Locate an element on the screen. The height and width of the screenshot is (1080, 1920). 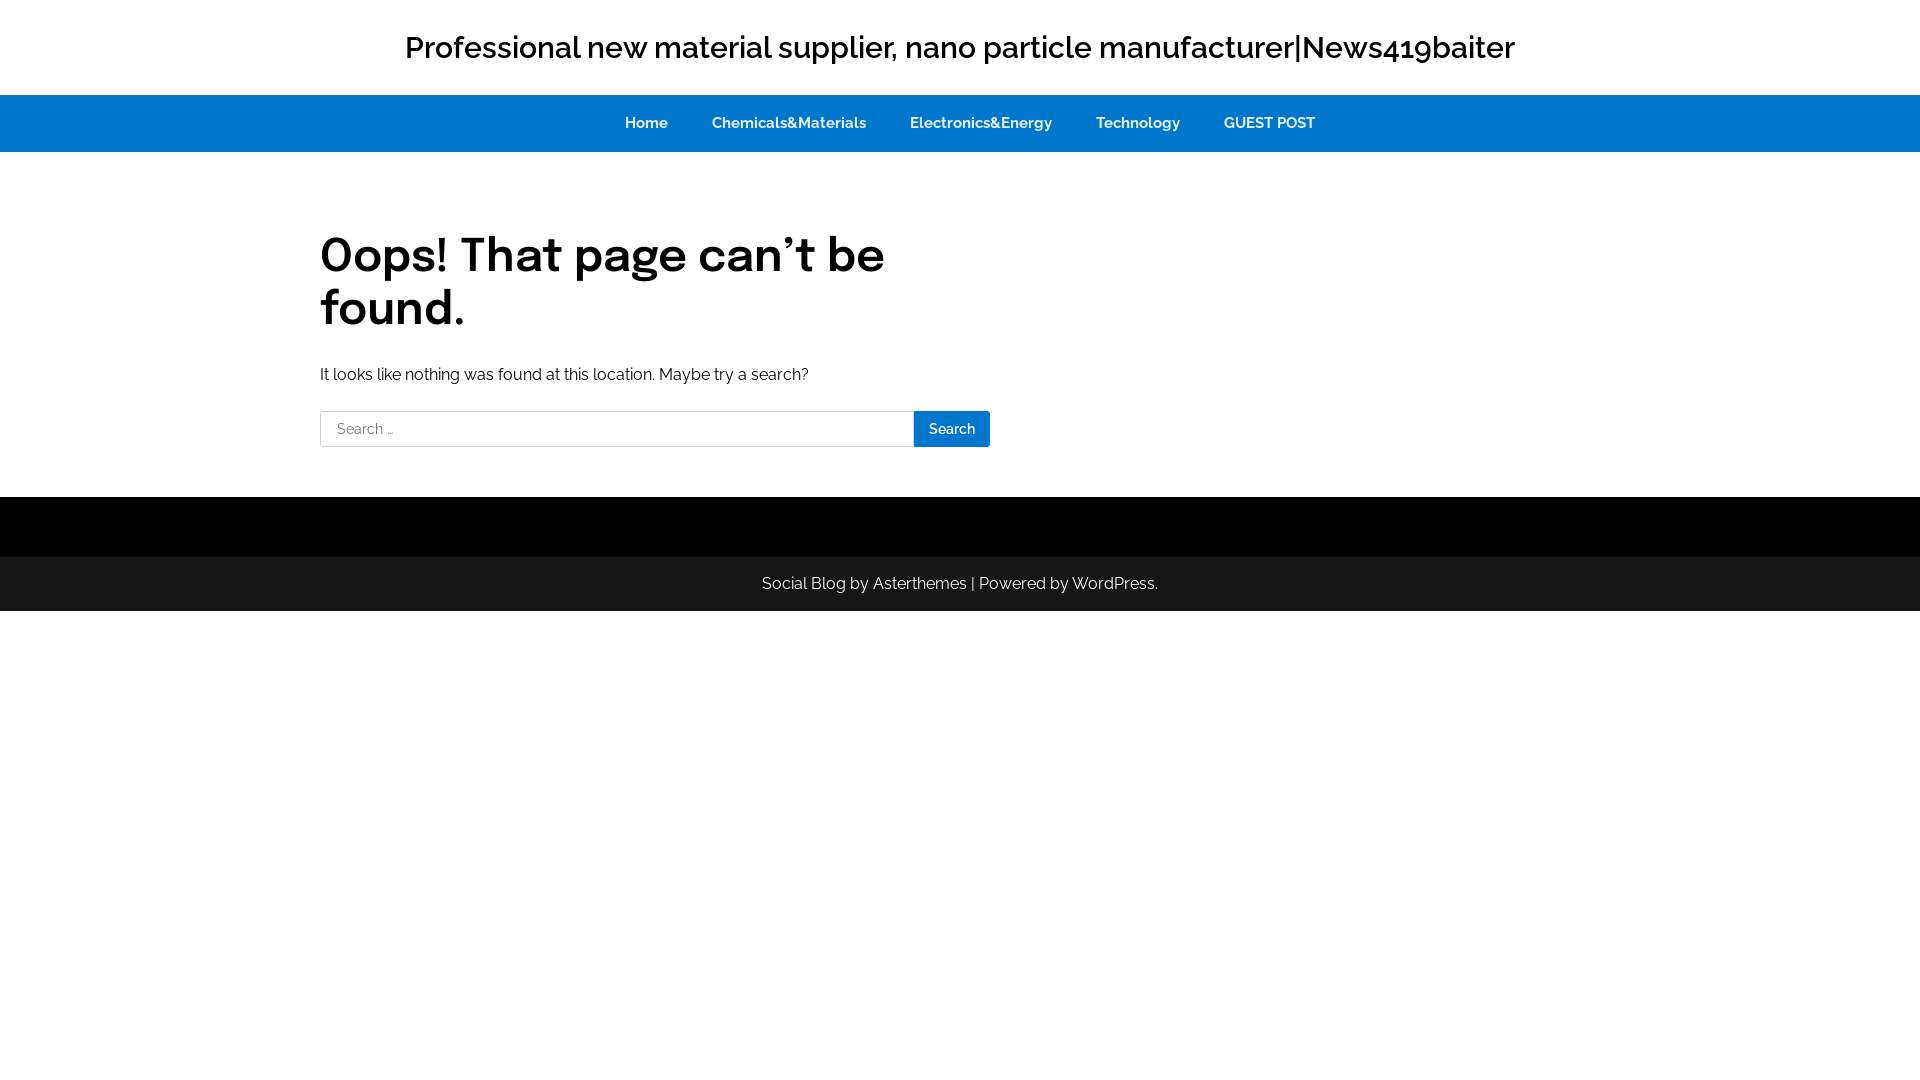
'Search' is located at coordinates (950, 427).